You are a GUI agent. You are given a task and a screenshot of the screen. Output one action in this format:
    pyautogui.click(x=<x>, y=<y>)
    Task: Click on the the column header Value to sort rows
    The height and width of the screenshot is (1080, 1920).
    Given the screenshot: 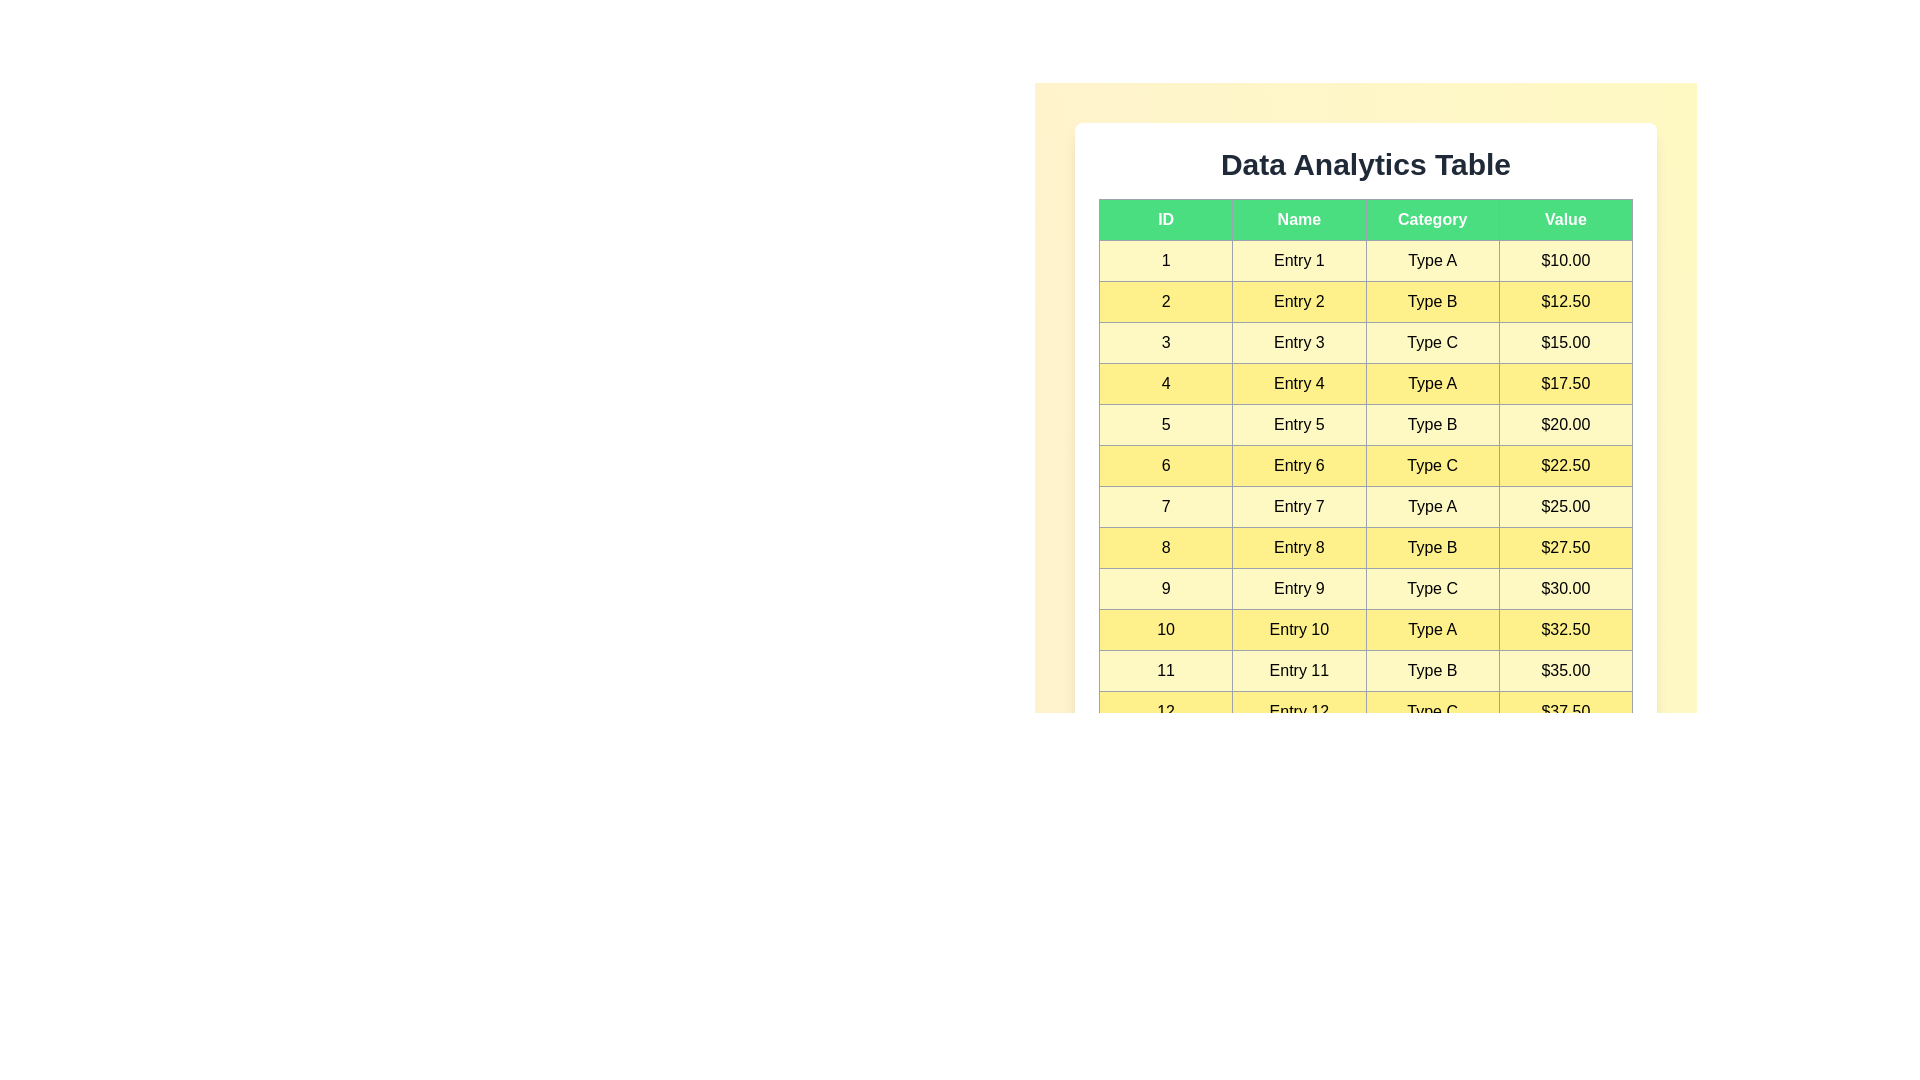 What is the action you would take?
    pyautogui.click(x=1564, y=219)
    